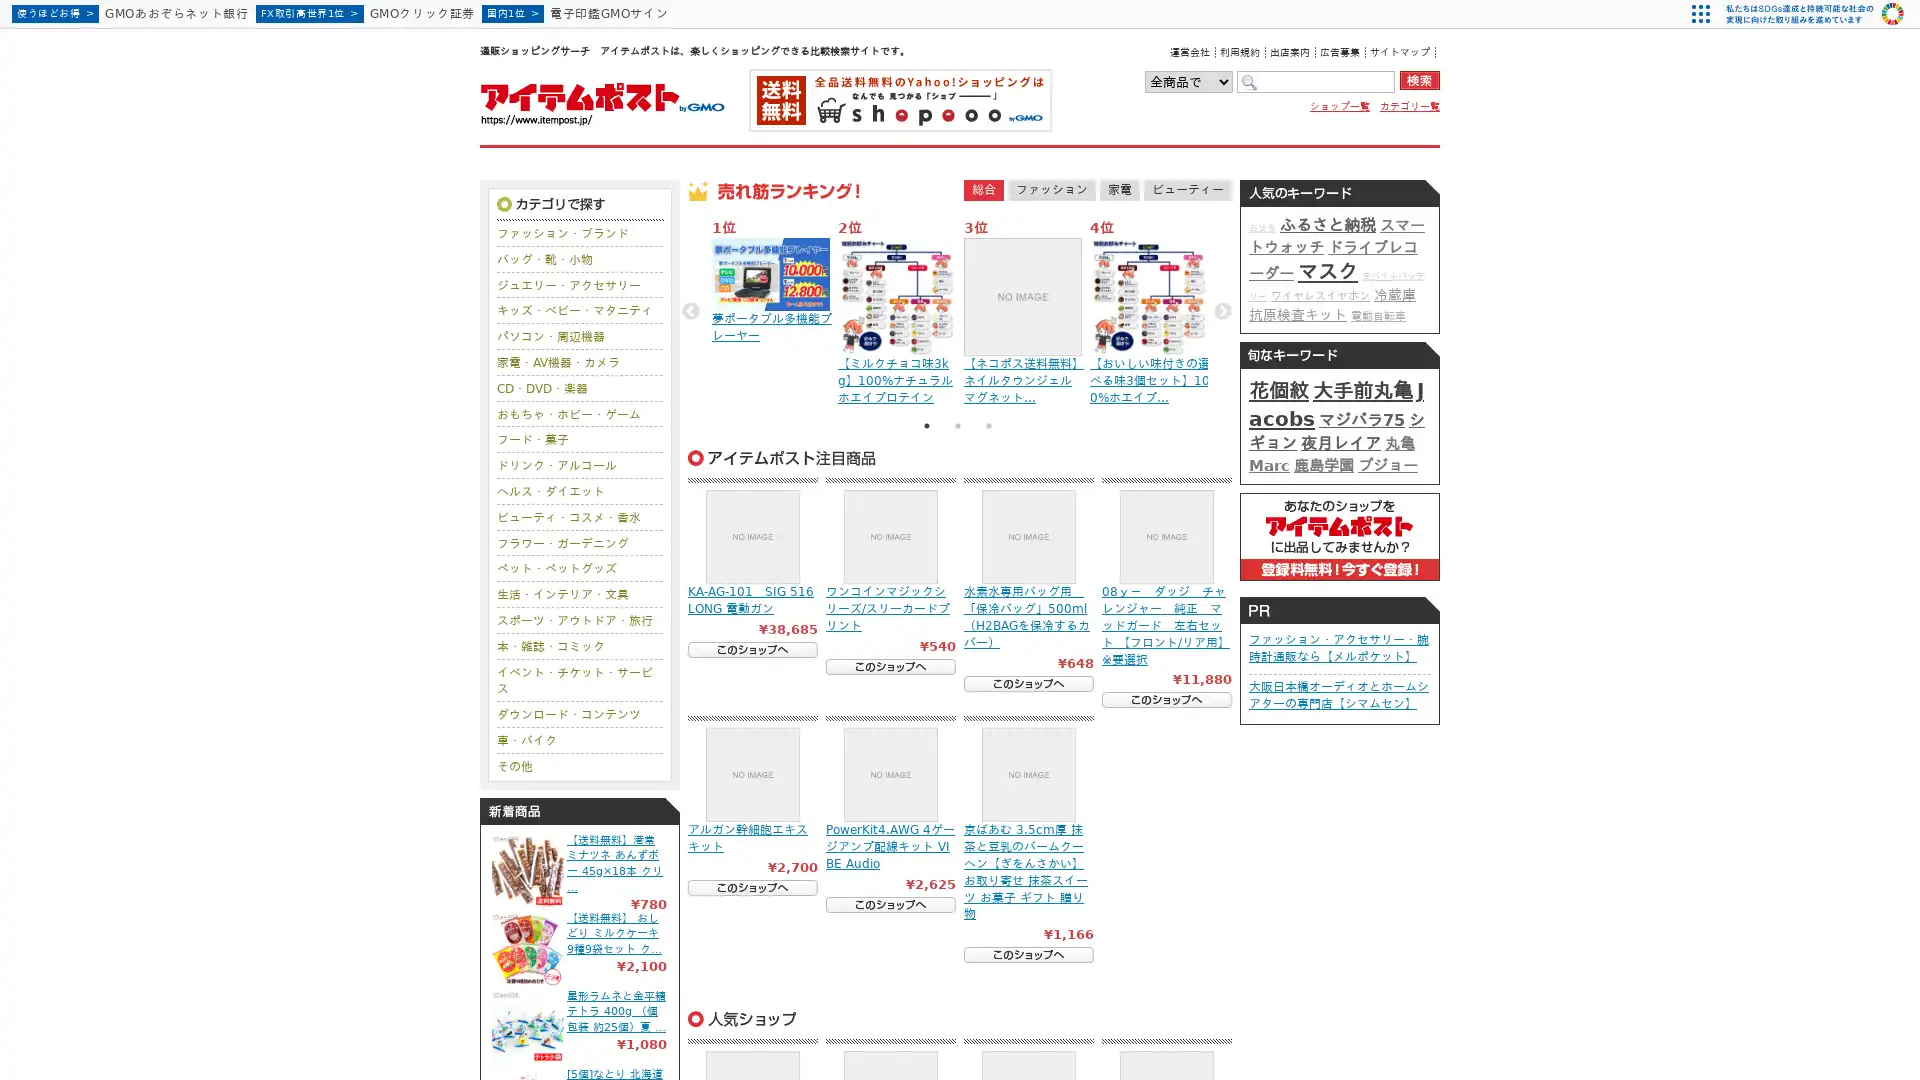 The image size is (1920, 1080). Describe the element at coordinates (1222, 312) in the screenshot. I see `Next` at that location.